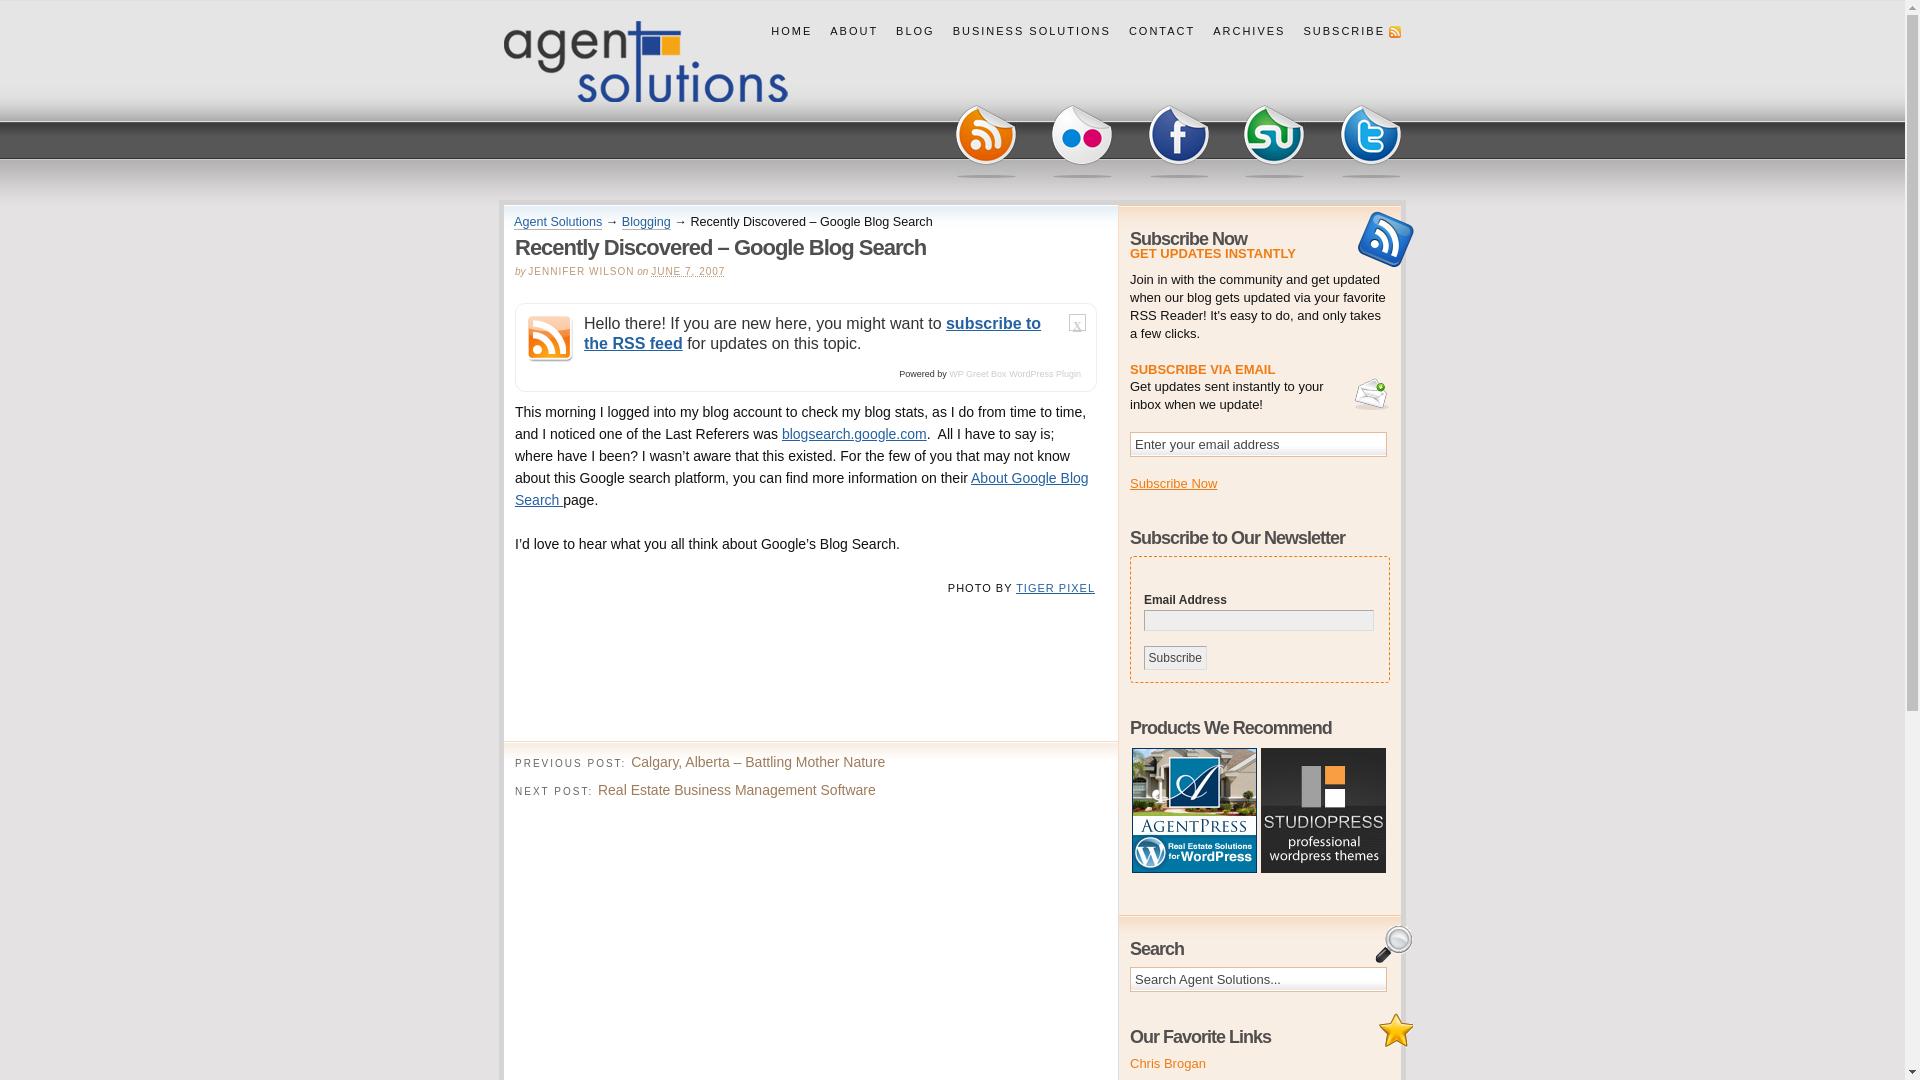  Describe the element at coordinates (1167, 1062) in the screenshot. I see `'Chris Brogan'` at that location.